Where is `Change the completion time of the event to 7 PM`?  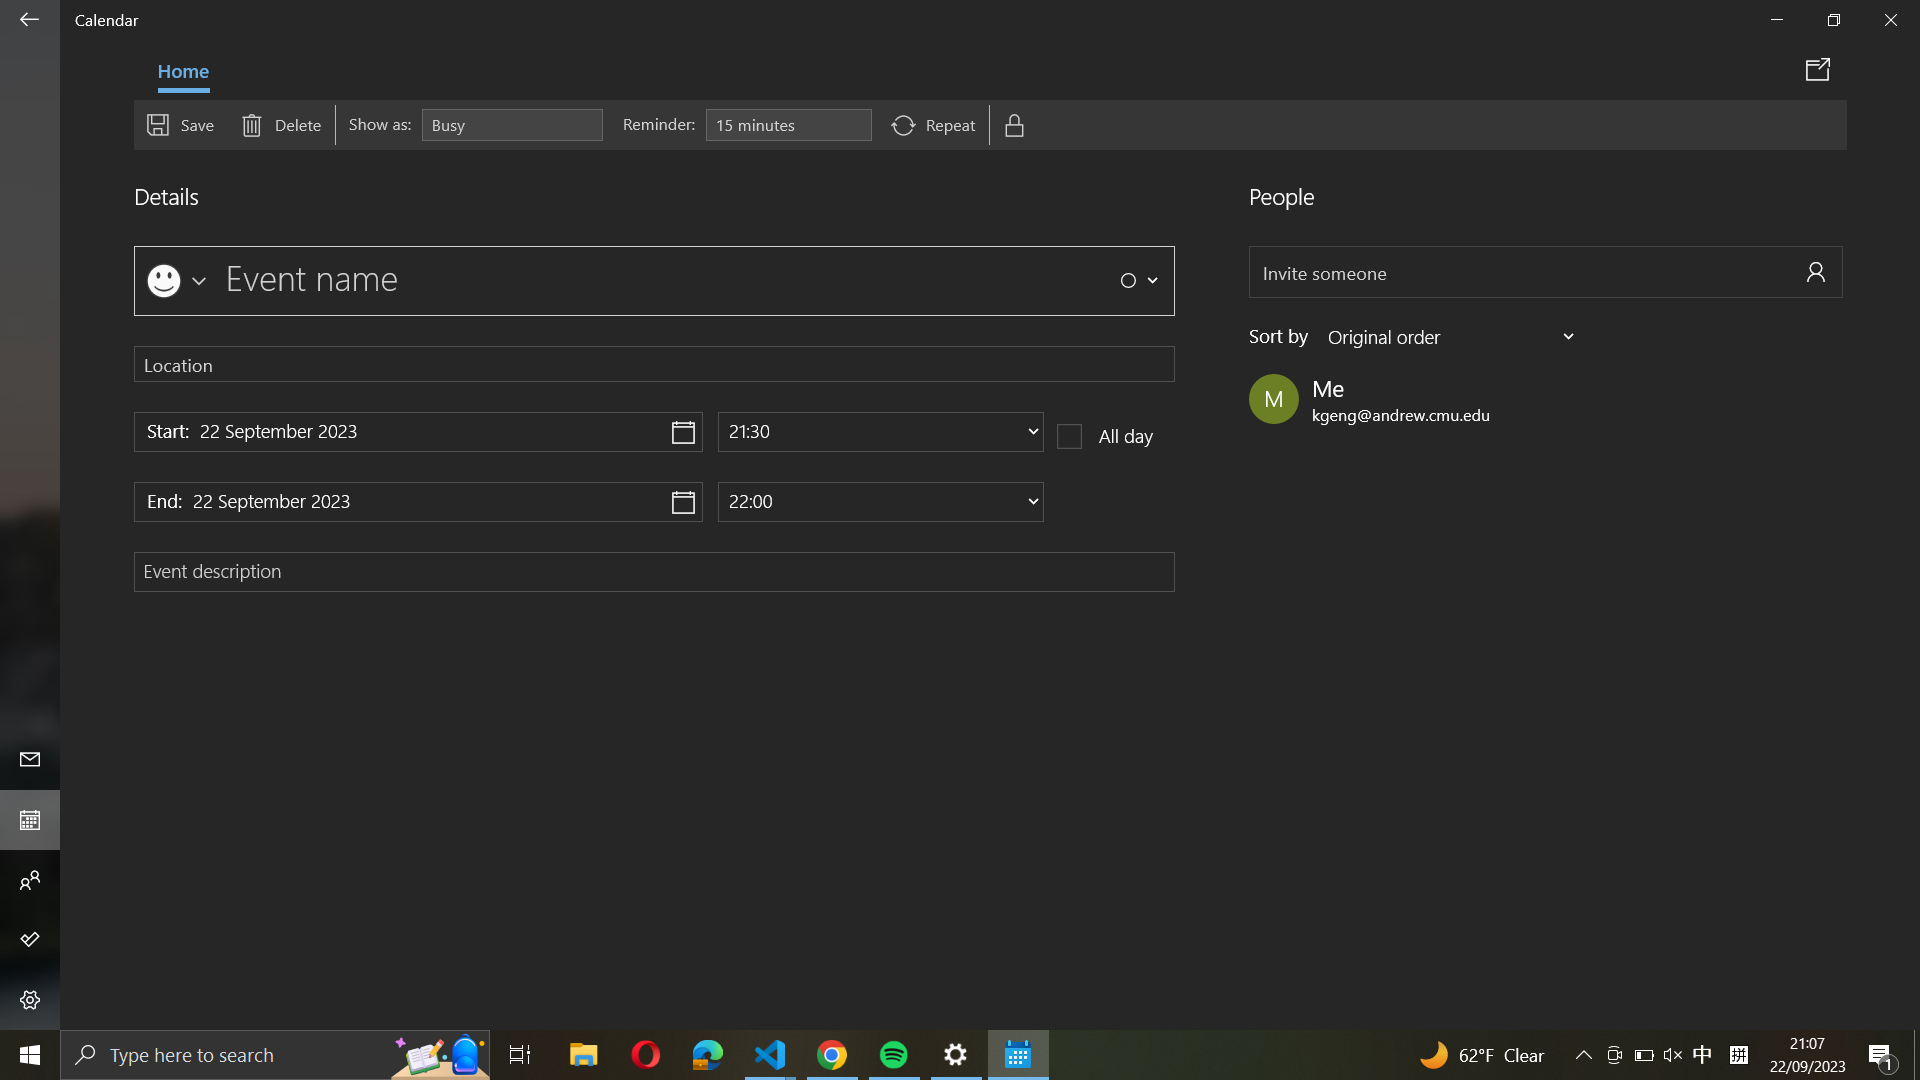 Change the completion time of the event to 7 PM is located at coordinates (880, 500).